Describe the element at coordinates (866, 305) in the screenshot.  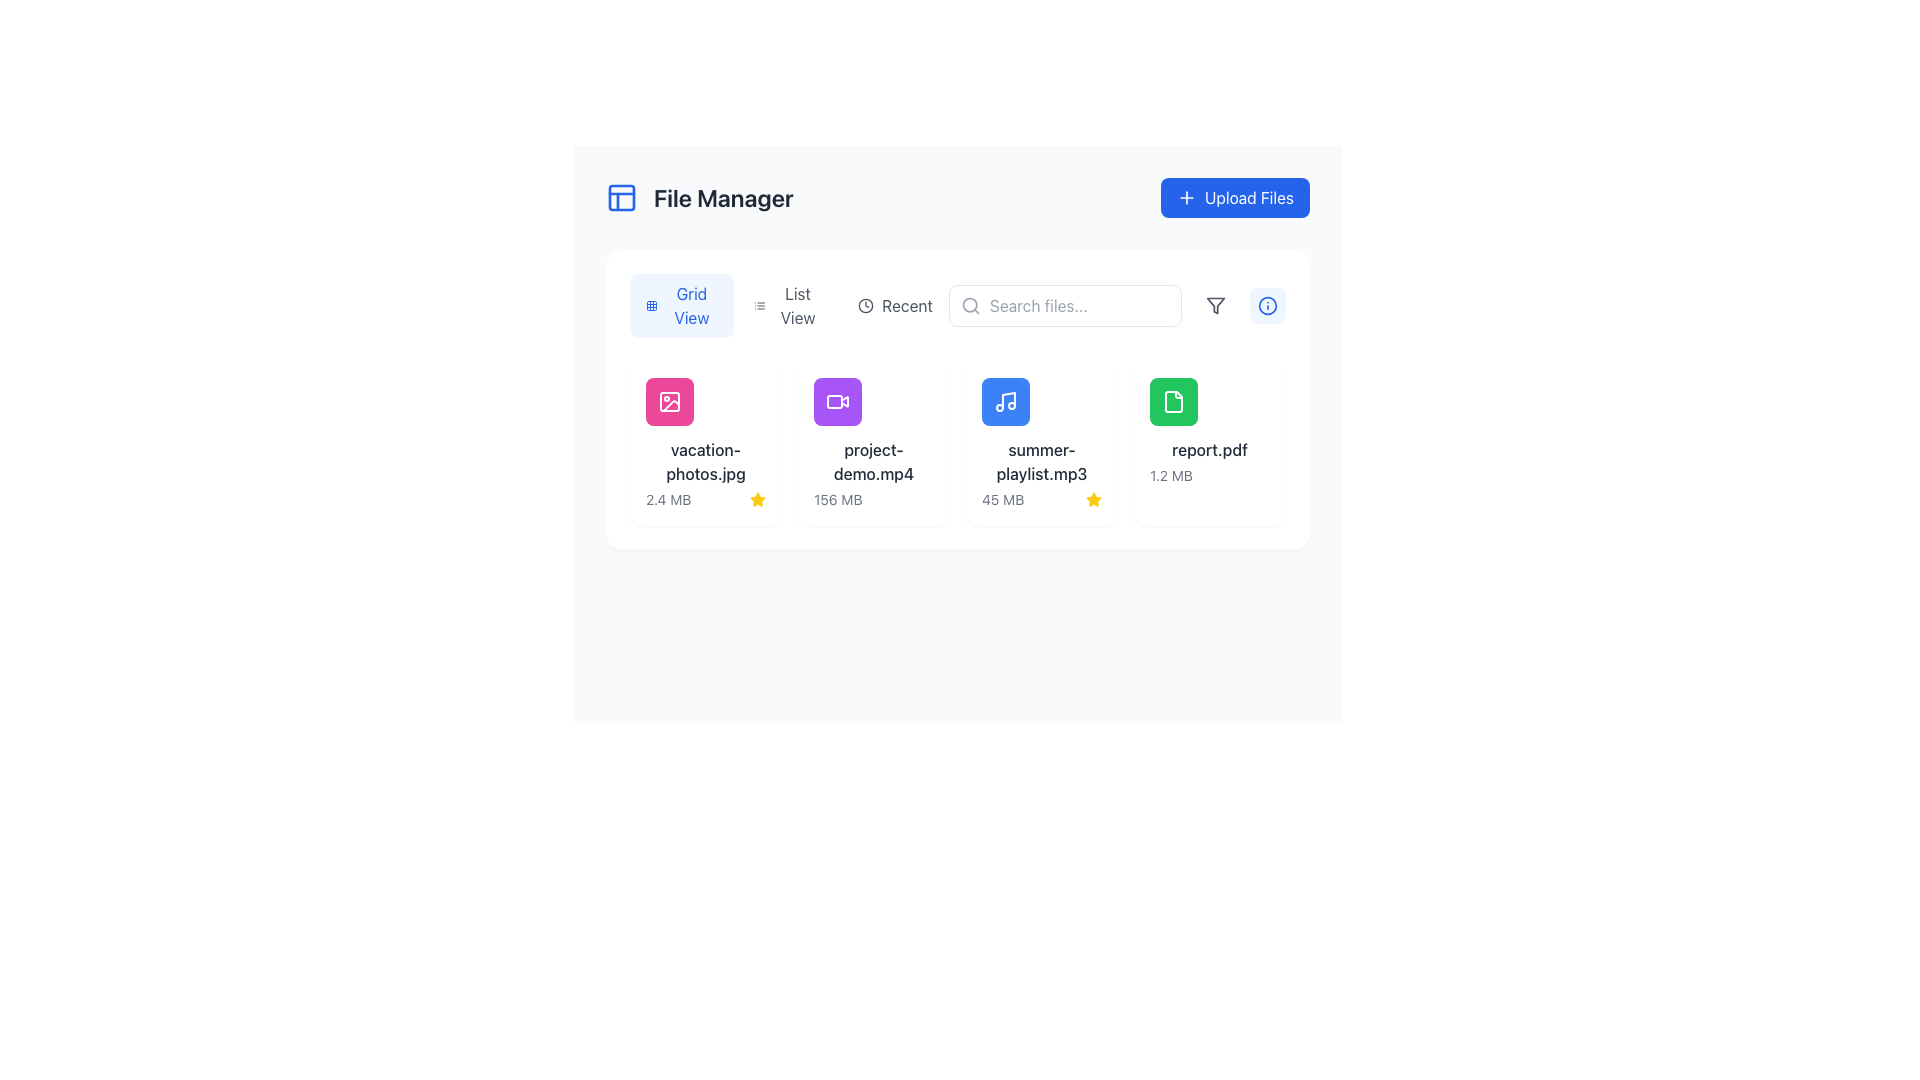
I see `the SVG-based clock icon representing the 'Recent' functionality in the File Manager application, located near the top center-right of the interface` at that location.